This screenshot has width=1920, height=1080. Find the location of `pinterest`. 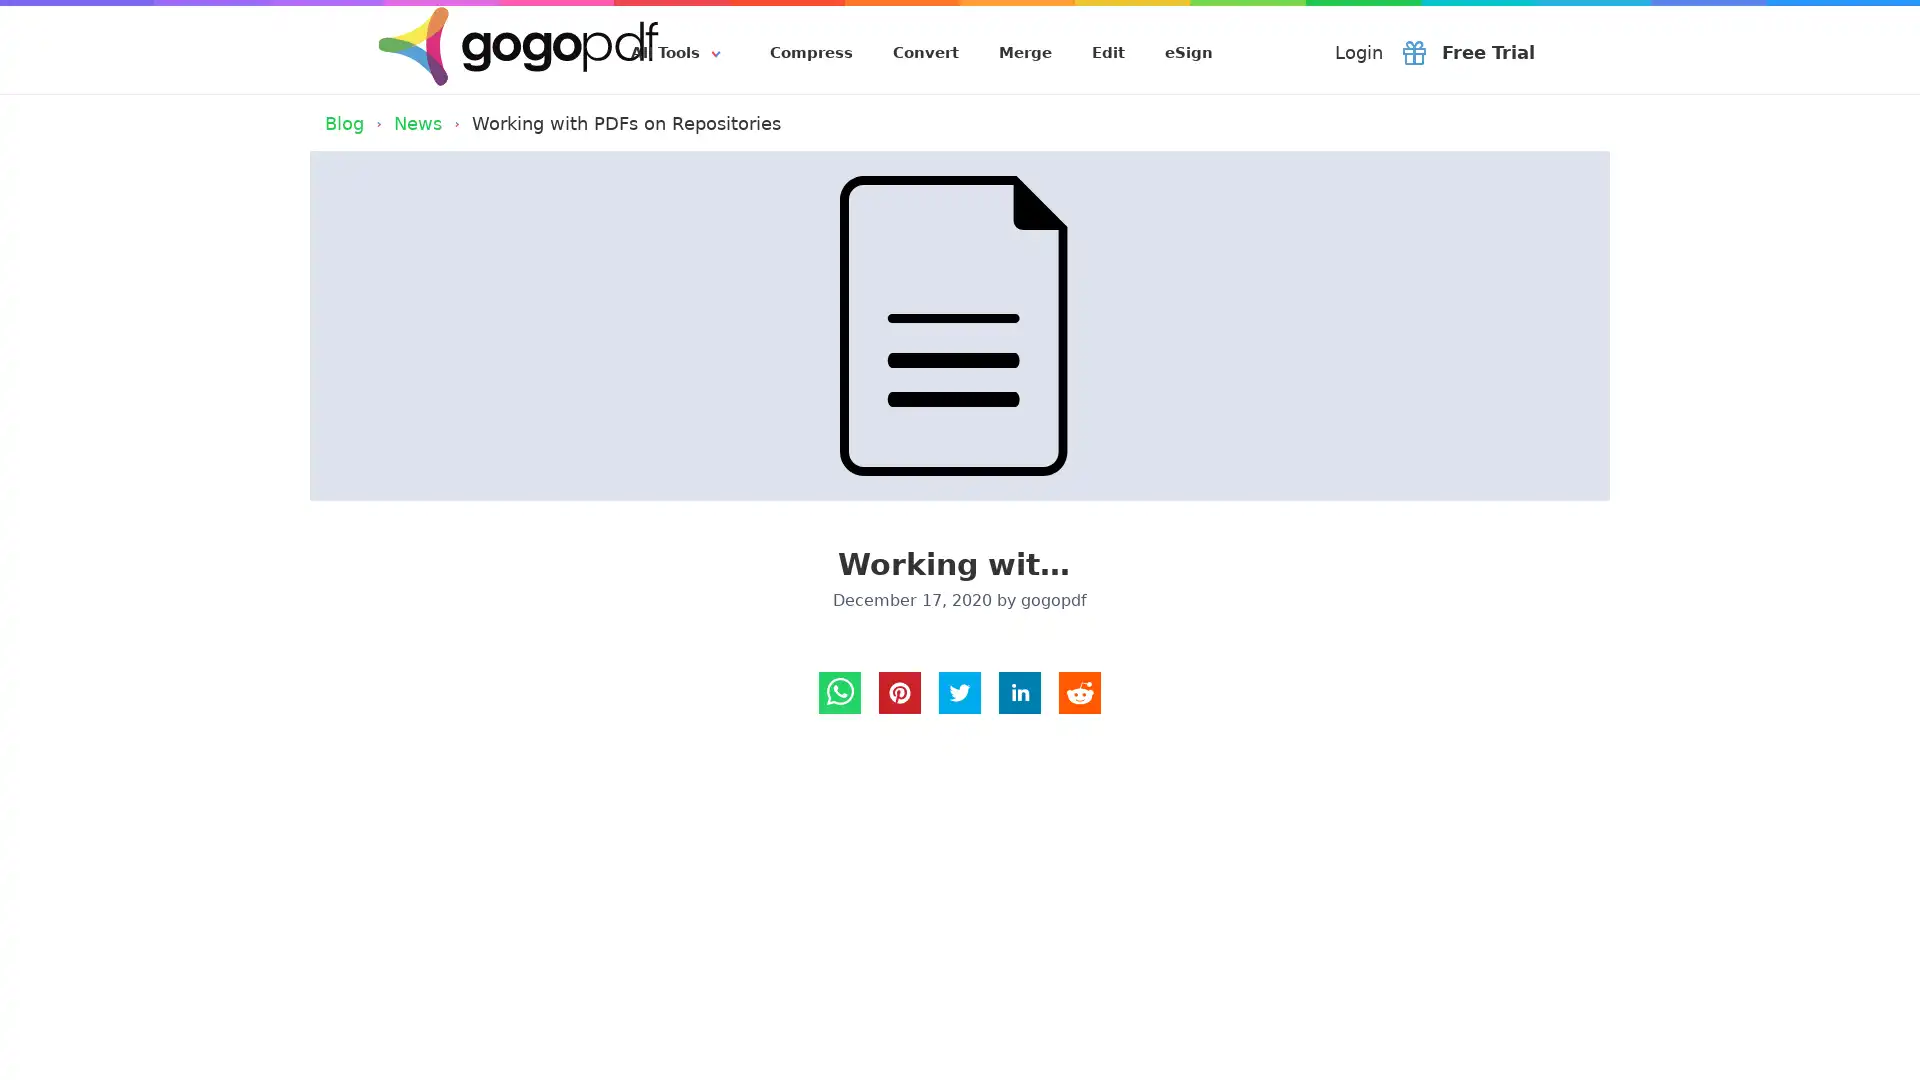

pinterest is located at coordinates (899, 692).